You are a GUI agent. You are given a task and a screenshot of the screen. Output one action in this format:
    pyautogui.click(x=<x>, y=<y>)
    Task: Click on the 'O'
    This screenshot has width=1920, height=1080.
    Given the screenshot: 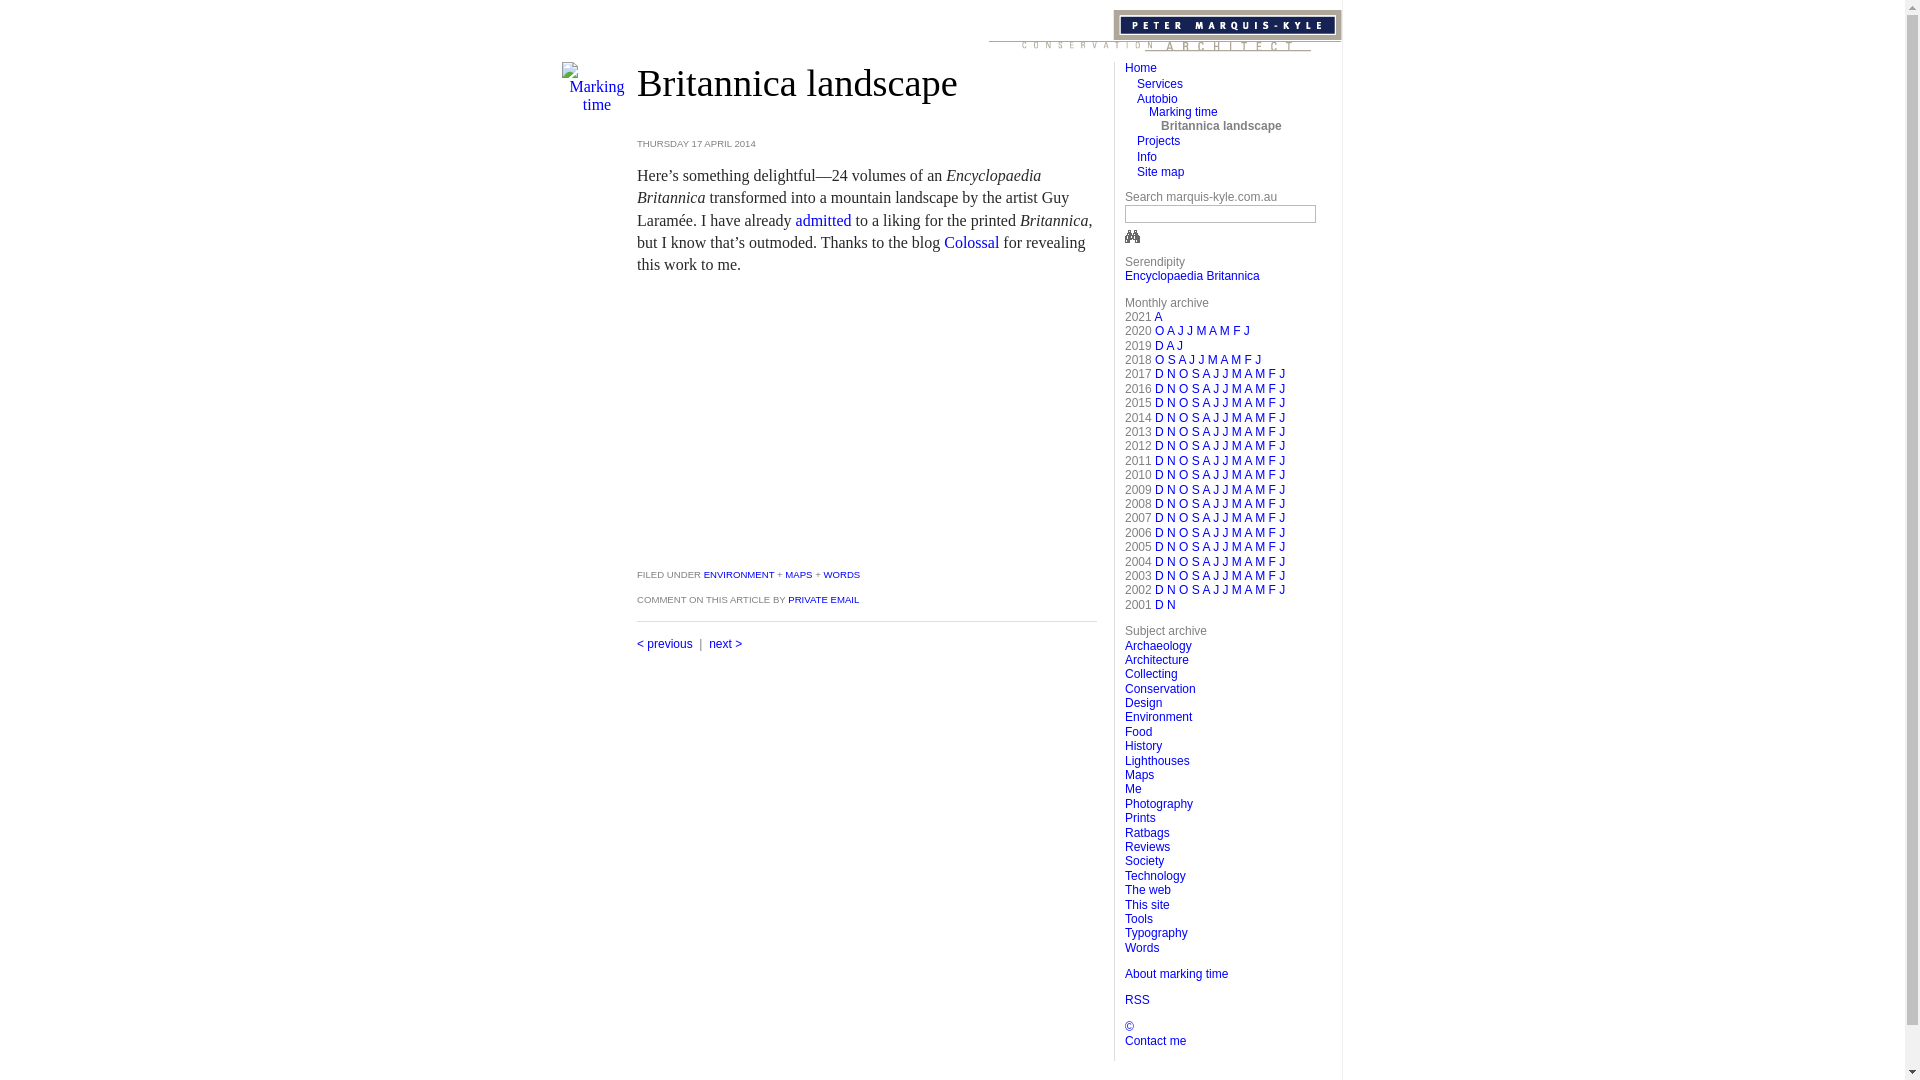 What is the action you would take?
    pyautogui.click(x=1179, y=389)
    